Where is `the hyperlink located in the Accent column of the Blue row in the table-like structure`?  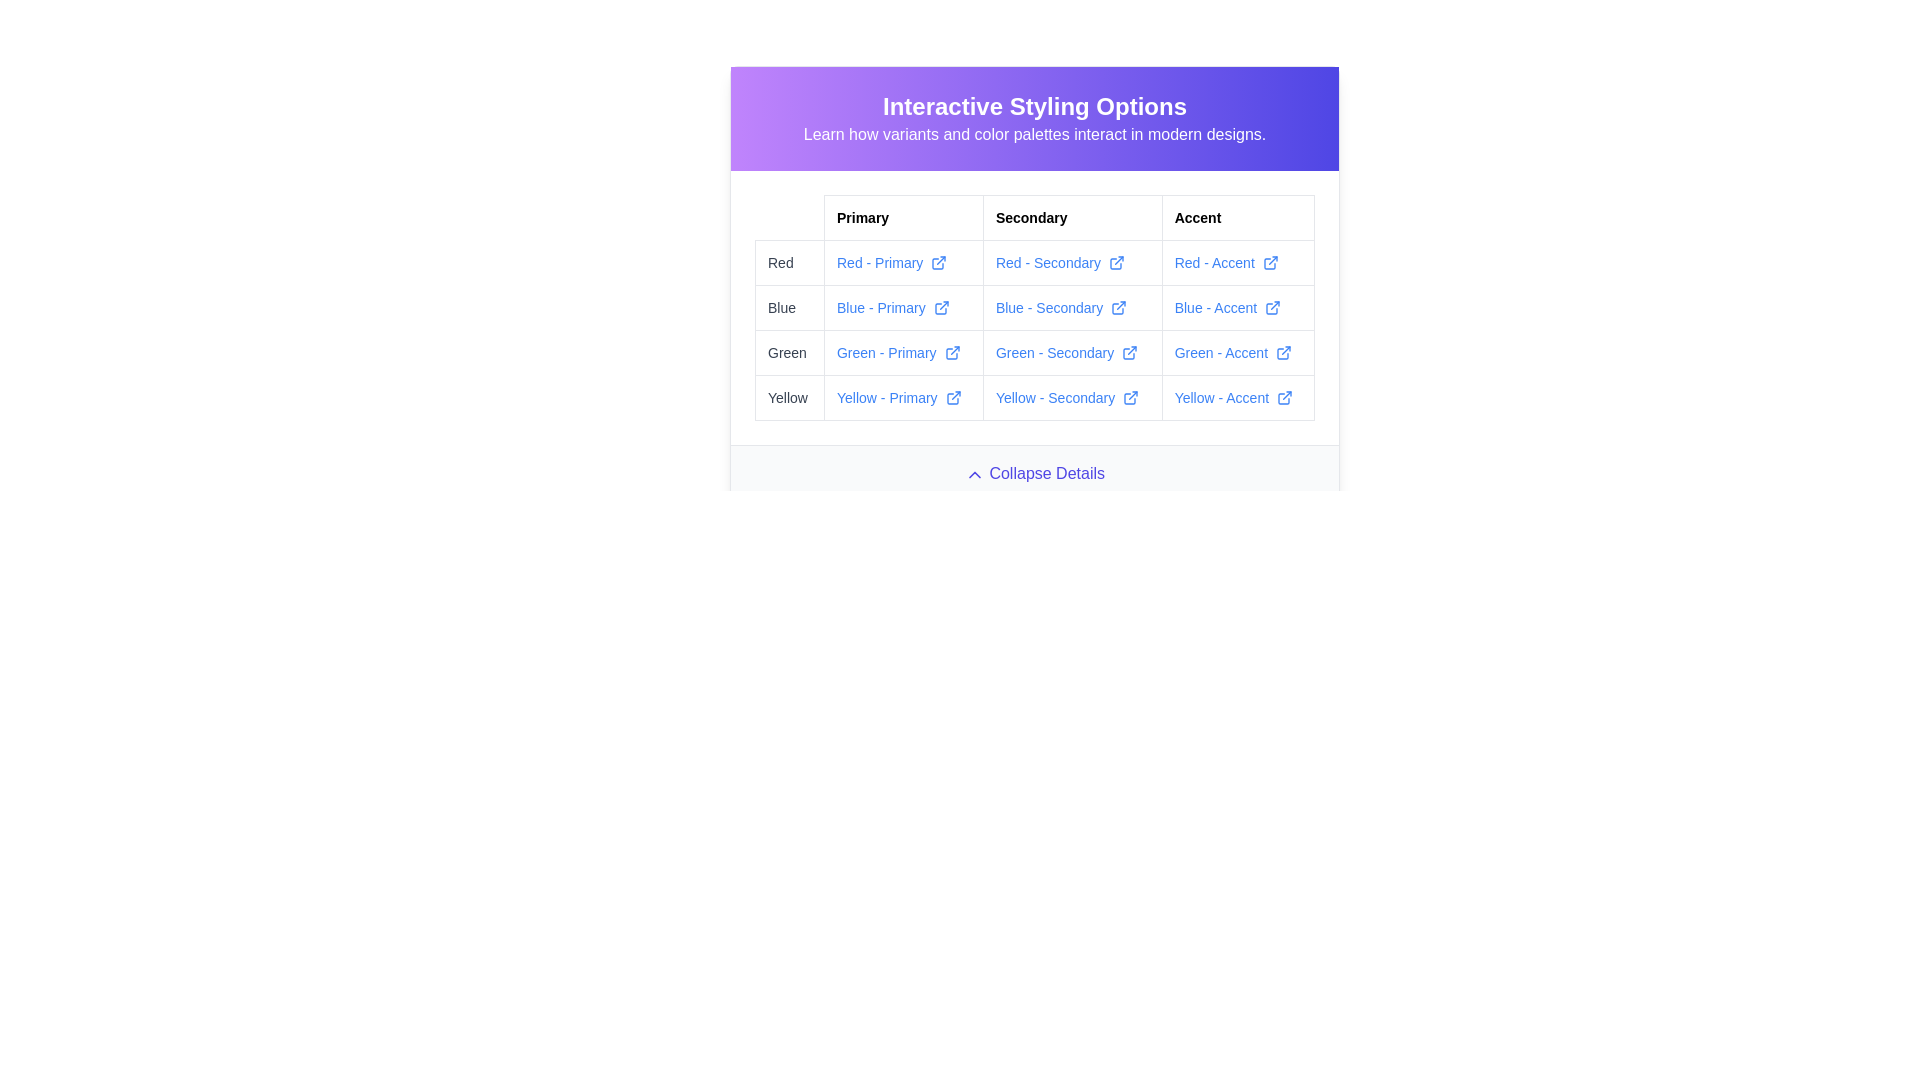 the hyperlink located in the Accent column of the Blue row in the table-like structure is located at coordinates (1226, 308).